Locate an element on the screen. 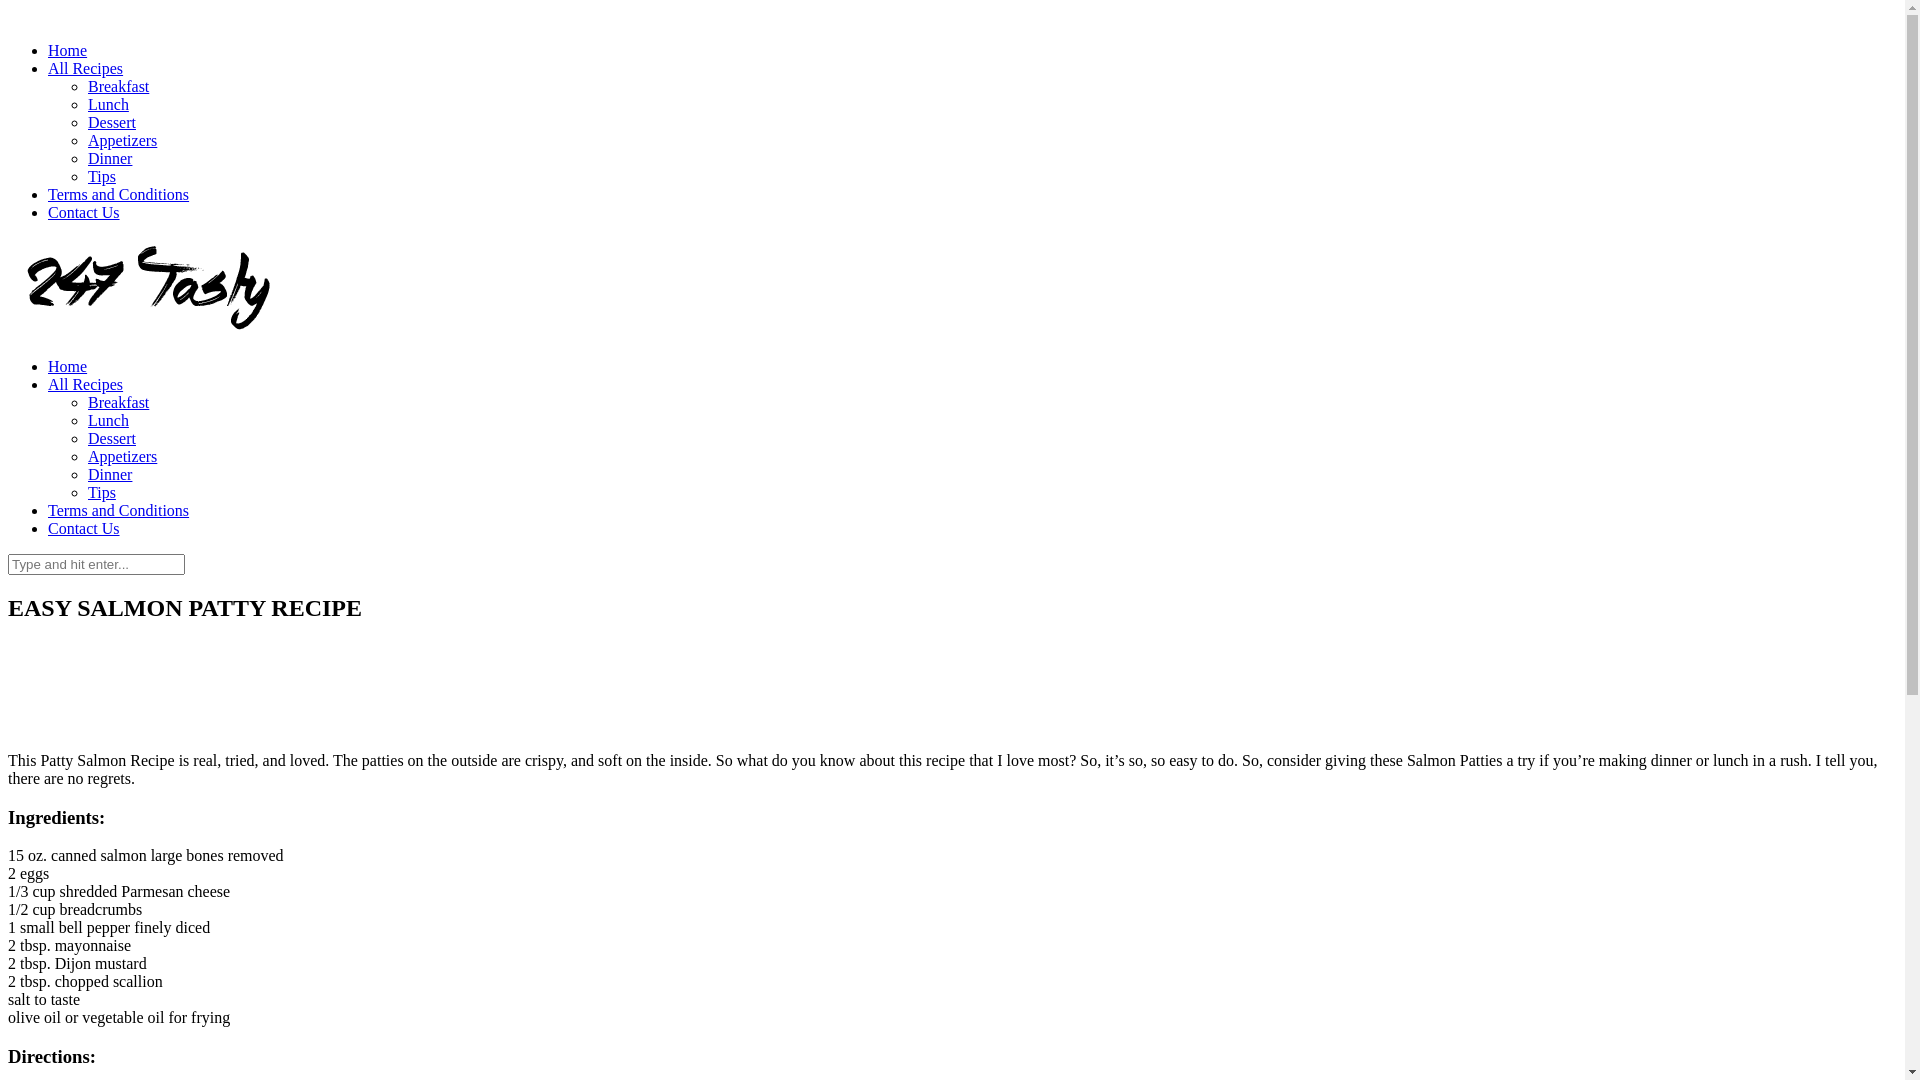 This screenshot has width=1920, height=1080. 'Tips' is located at coordinates (100, 492).